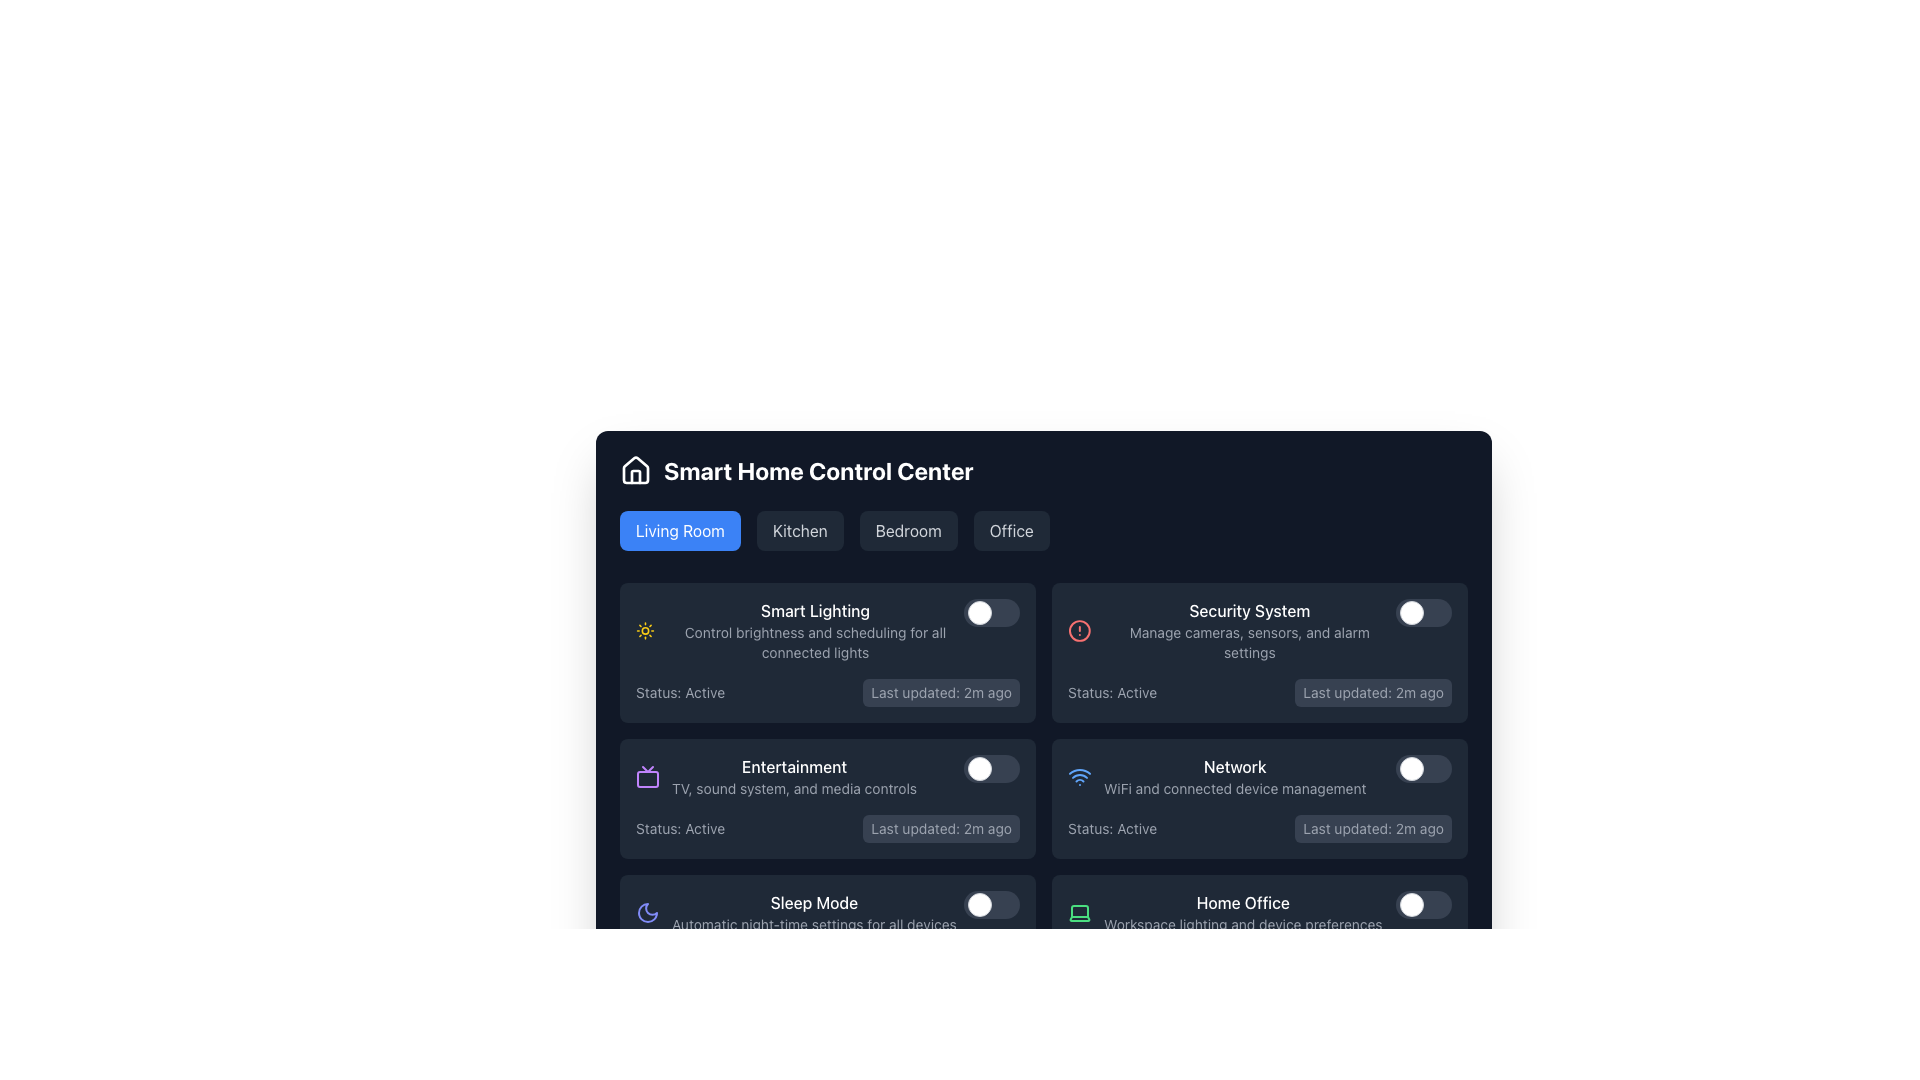 The image size is (1920, 1080). Describe the element at coordinates (1234, 788) in the screenshot. I see `text label providing additional information about the WiFi and connected device management feature located in the 'Network' card, positioned beneath the title 'Network'` at that location.